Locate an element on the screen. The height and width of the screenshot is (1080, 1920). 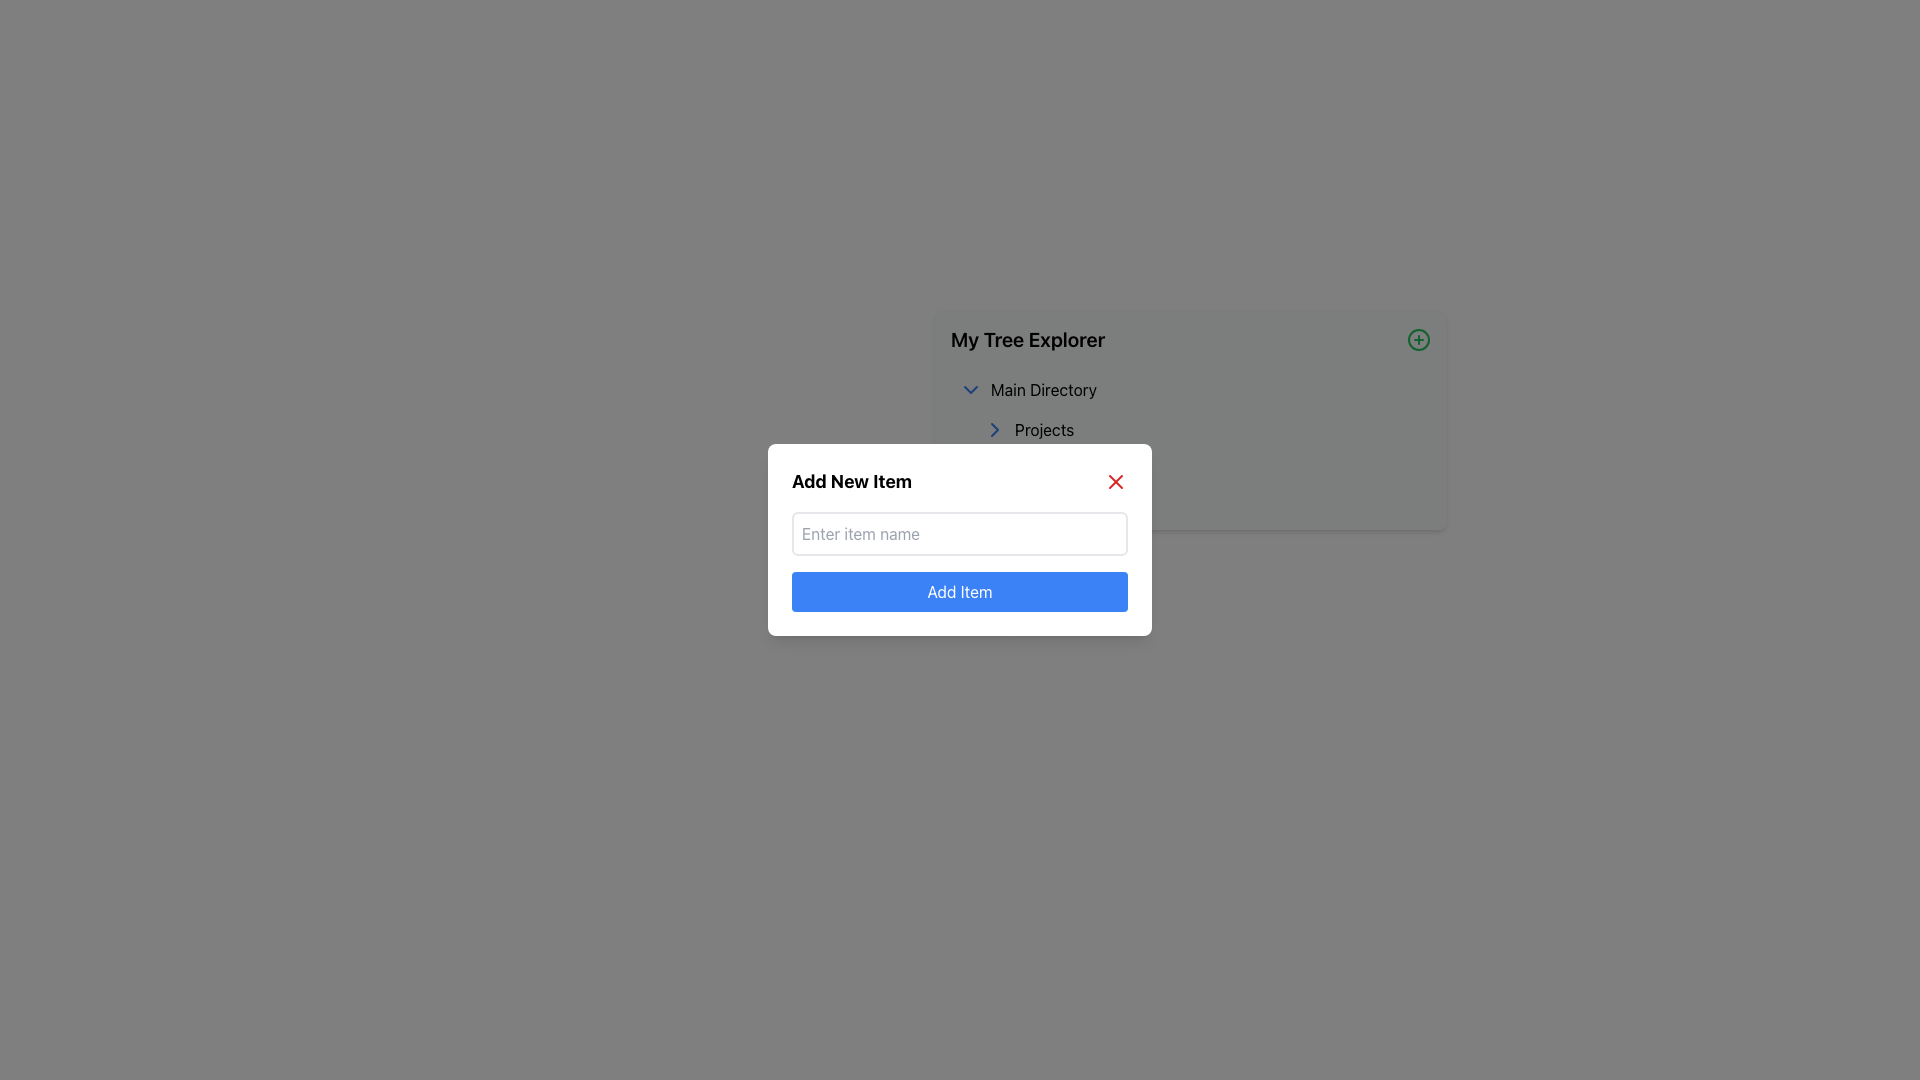
the button located in the top-right corner of the 'My Tree Explorer' section is located at coordinates (1418, 338).